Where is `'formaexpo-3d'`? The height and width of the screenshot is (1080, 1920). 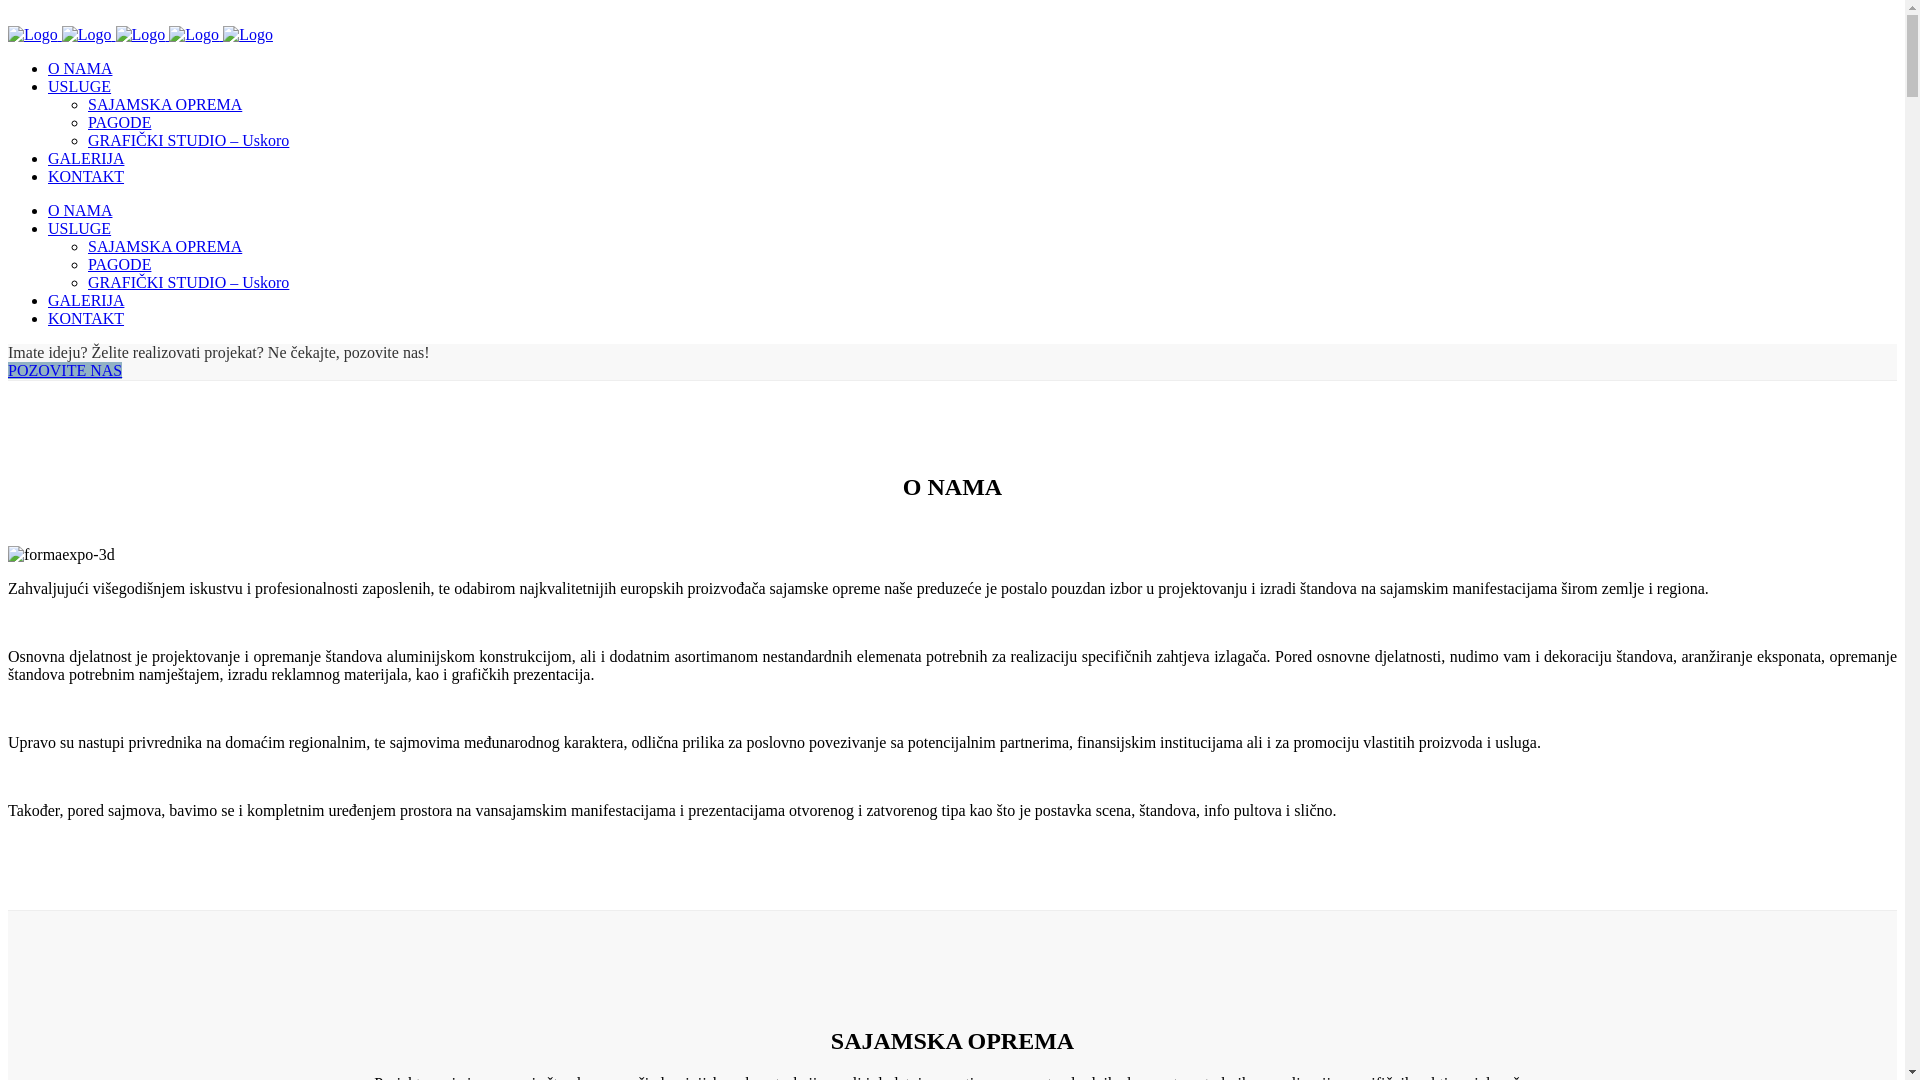 'formaexpo-3d' is located at coordinates (61, 555).